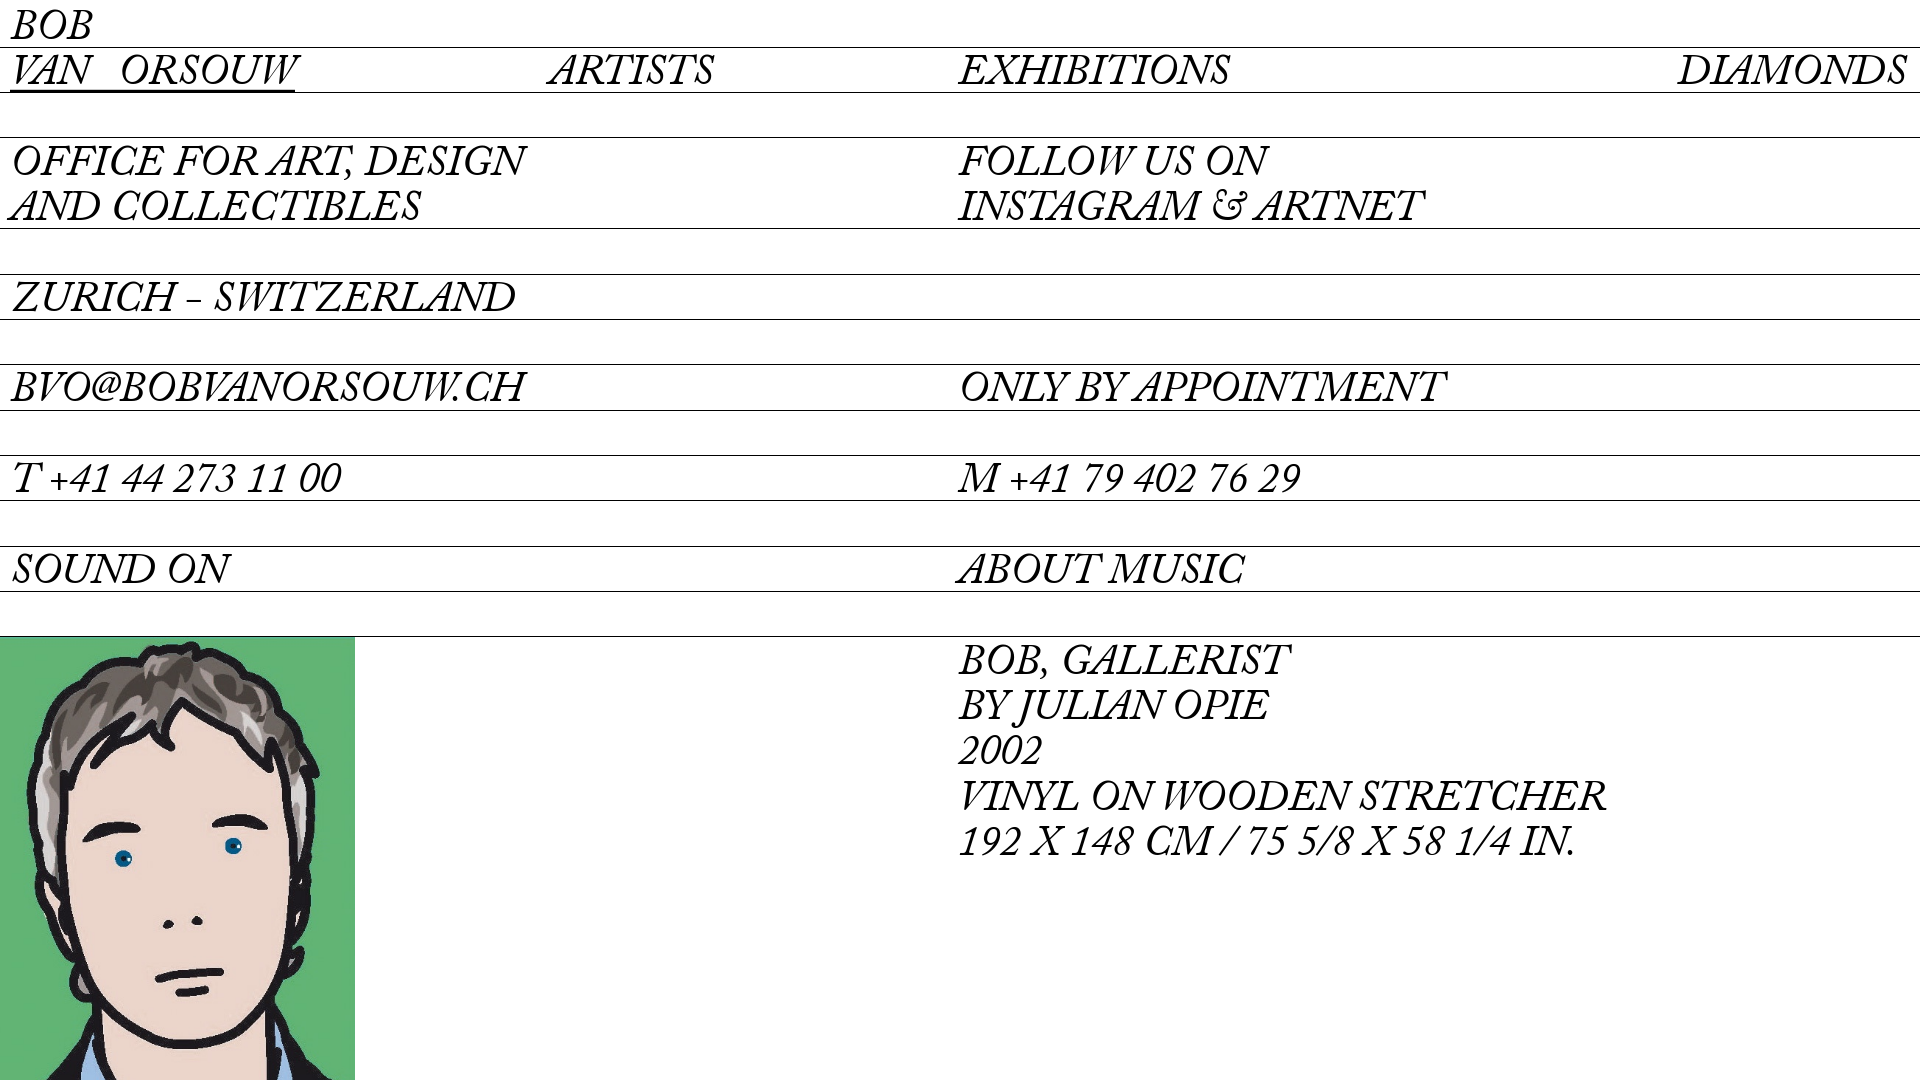 Image resolution: width=1920 pixels, height=1080 pixels. I want to click on 'BOB, so click(151, 51).